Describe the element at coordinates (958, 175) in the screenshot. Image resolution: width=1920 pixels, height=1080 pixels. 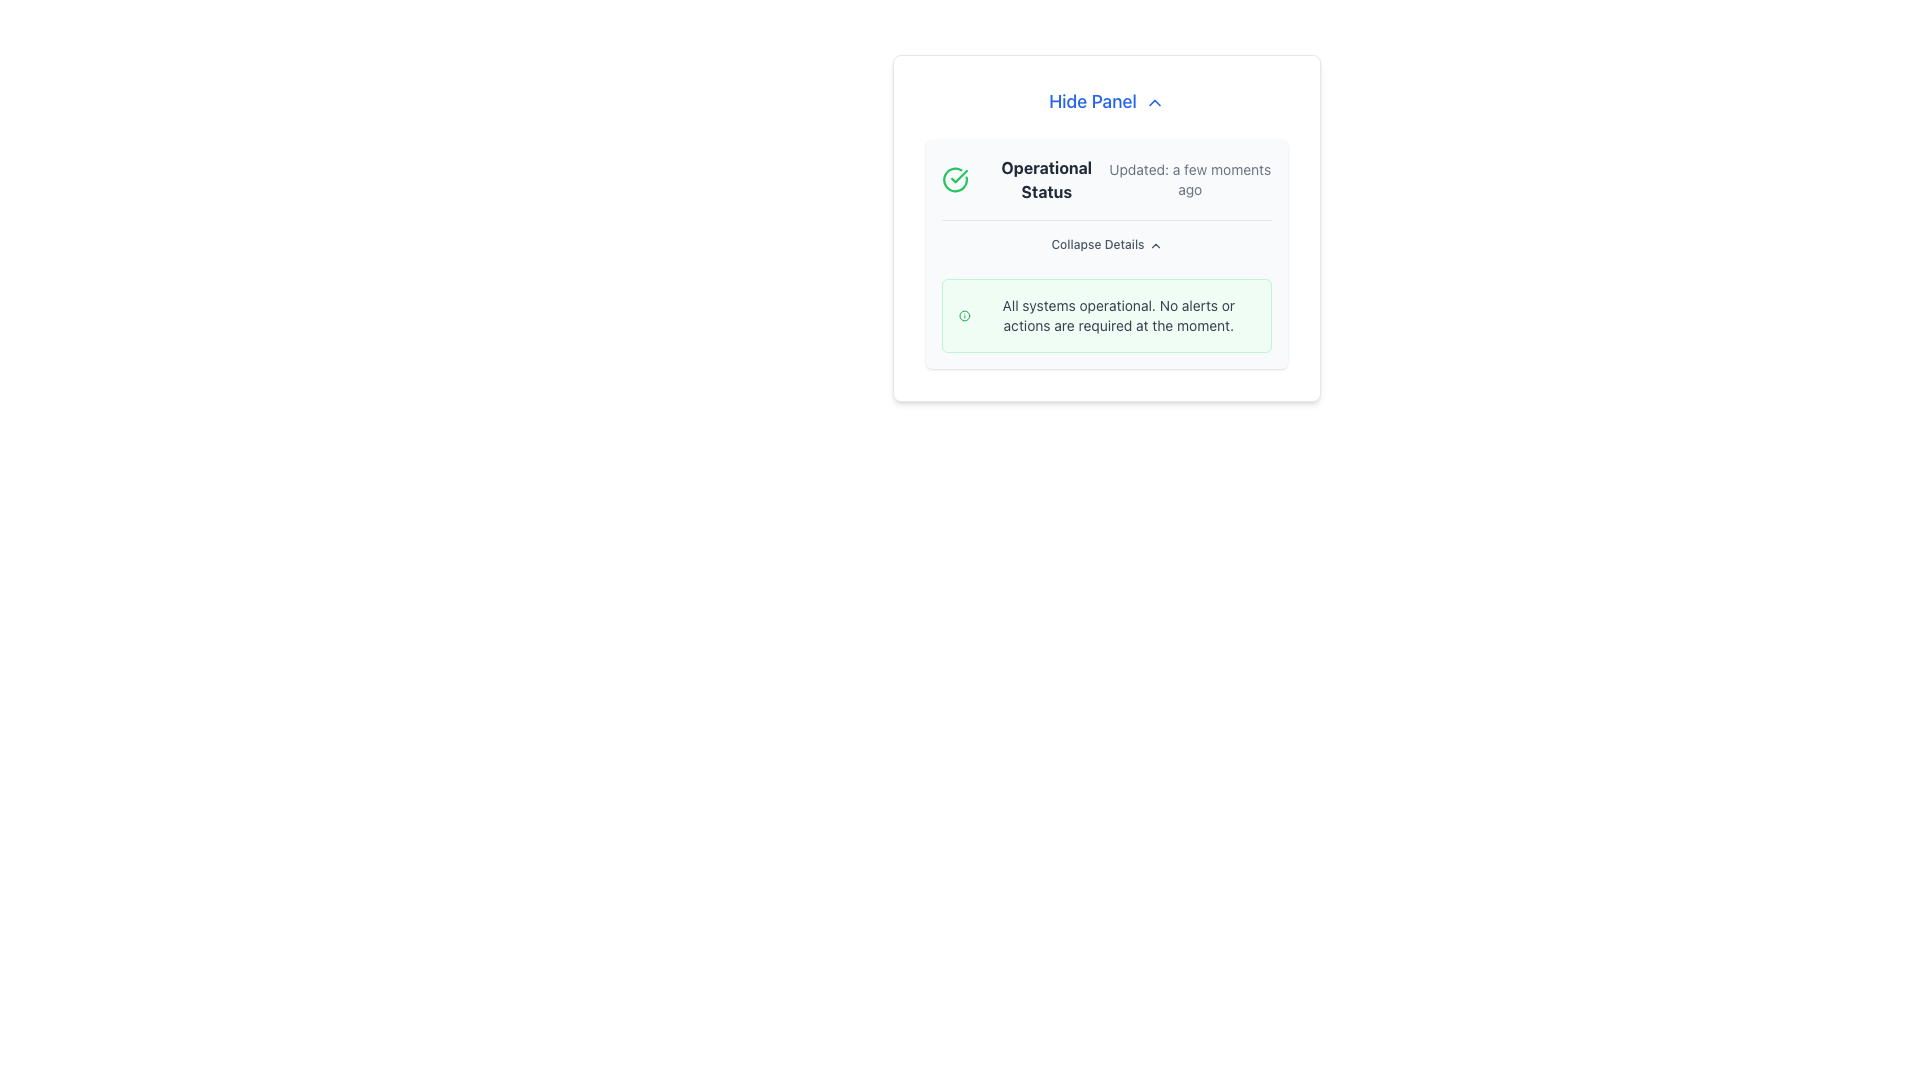
I see `the status indicator icon located in the top-left corner of the 'Operational Status' card, adjacent to the text reading 'Operational Status'` at that location.